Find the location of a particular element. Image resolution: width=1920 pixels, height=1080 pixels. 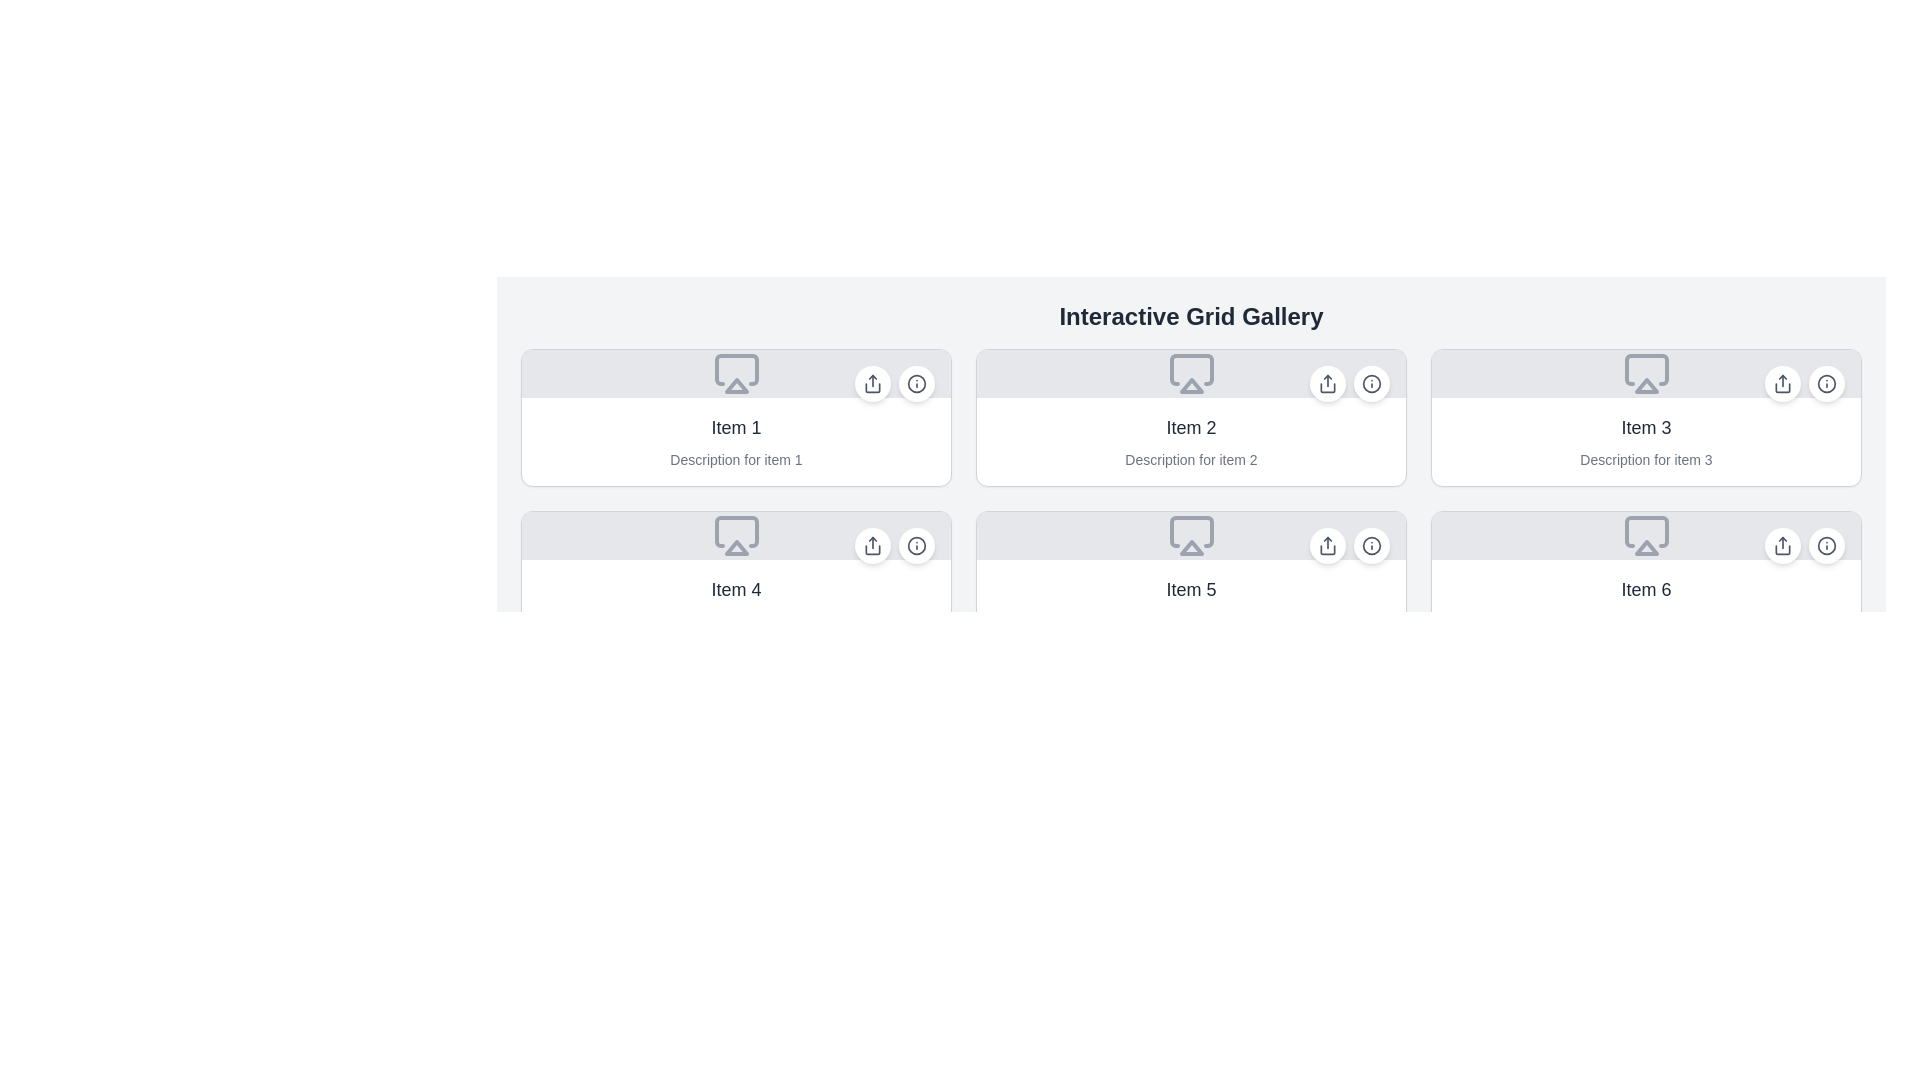

title label for the fourth item in the grid layout, positioned in the second row, first column, which identifies or categorizes the associated content is located at coordinates (735, 589).